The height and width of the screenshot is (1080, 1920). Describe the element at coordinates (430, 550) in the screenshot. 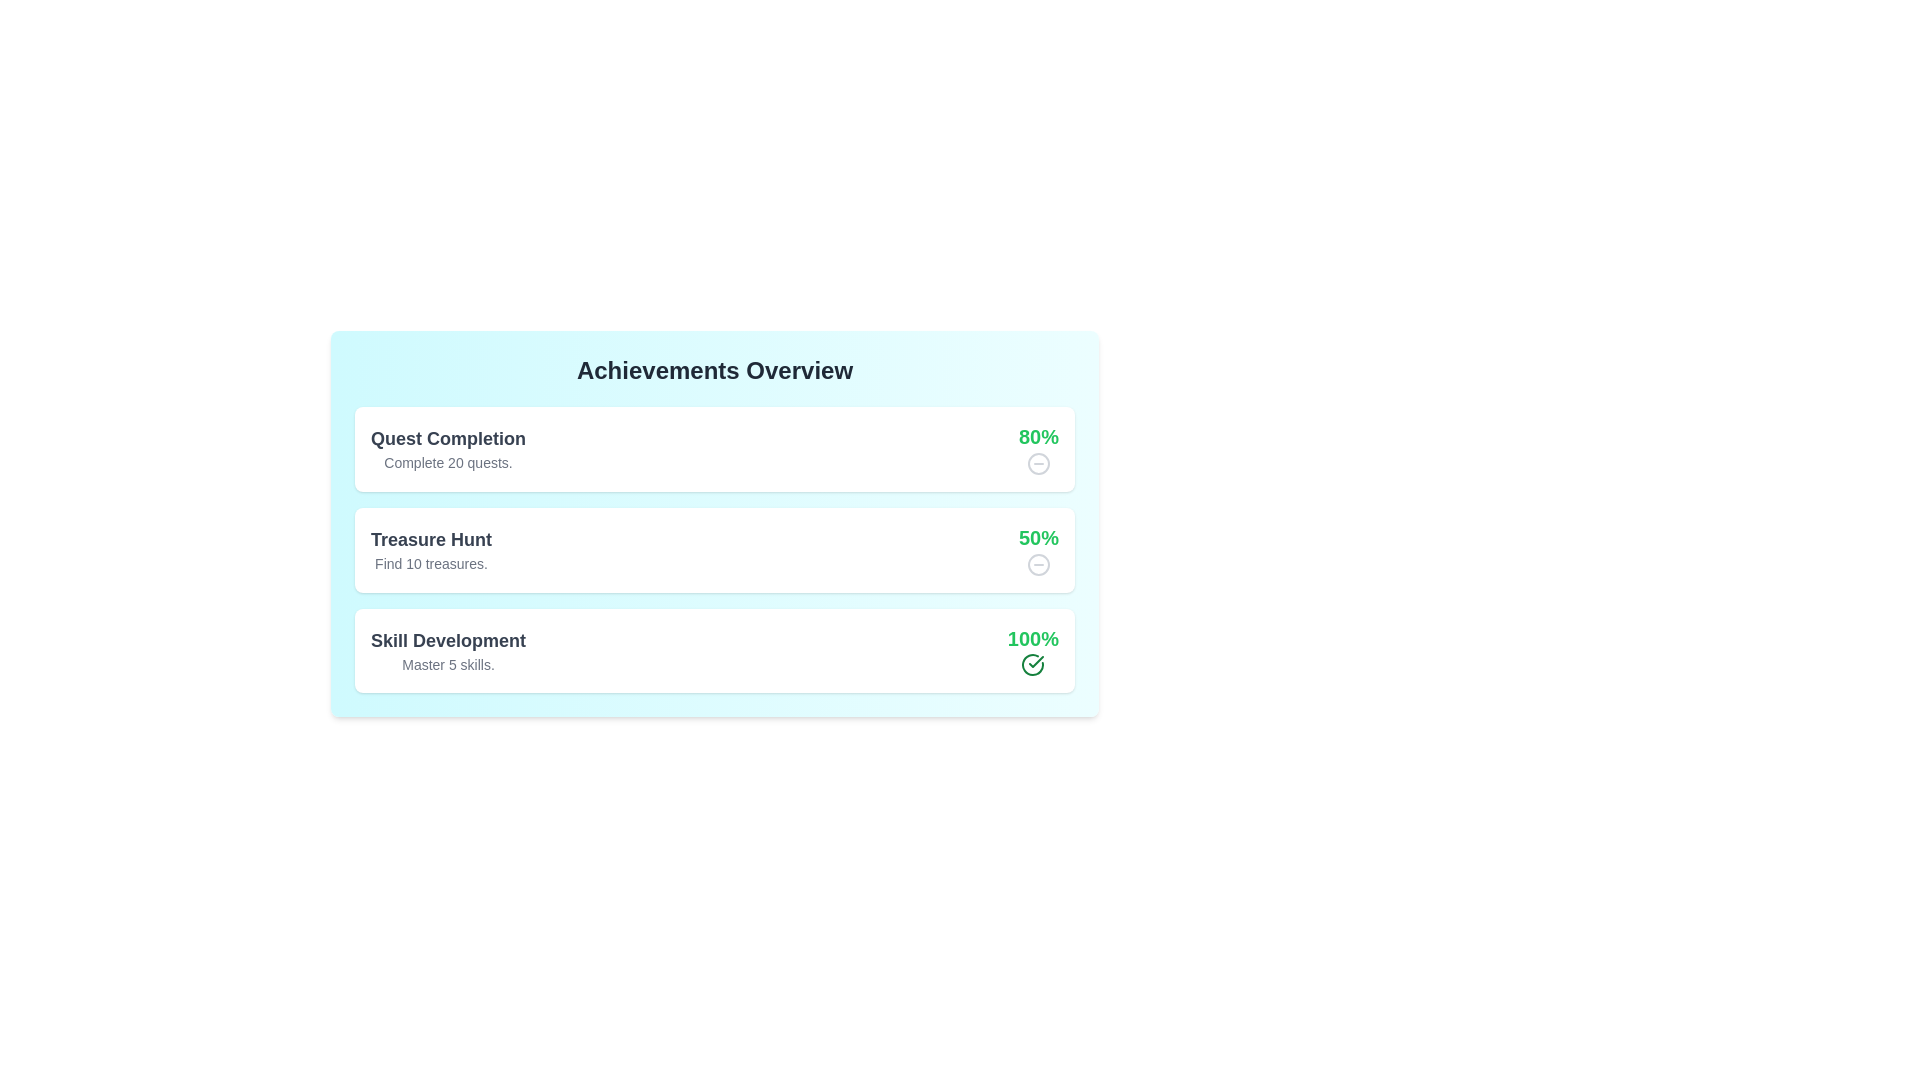

I see `text block labeled 'Treasure Hunt' that informs users about the progress goal and specific task of finding ten treasures, located in the middle section of the interface` at that location.